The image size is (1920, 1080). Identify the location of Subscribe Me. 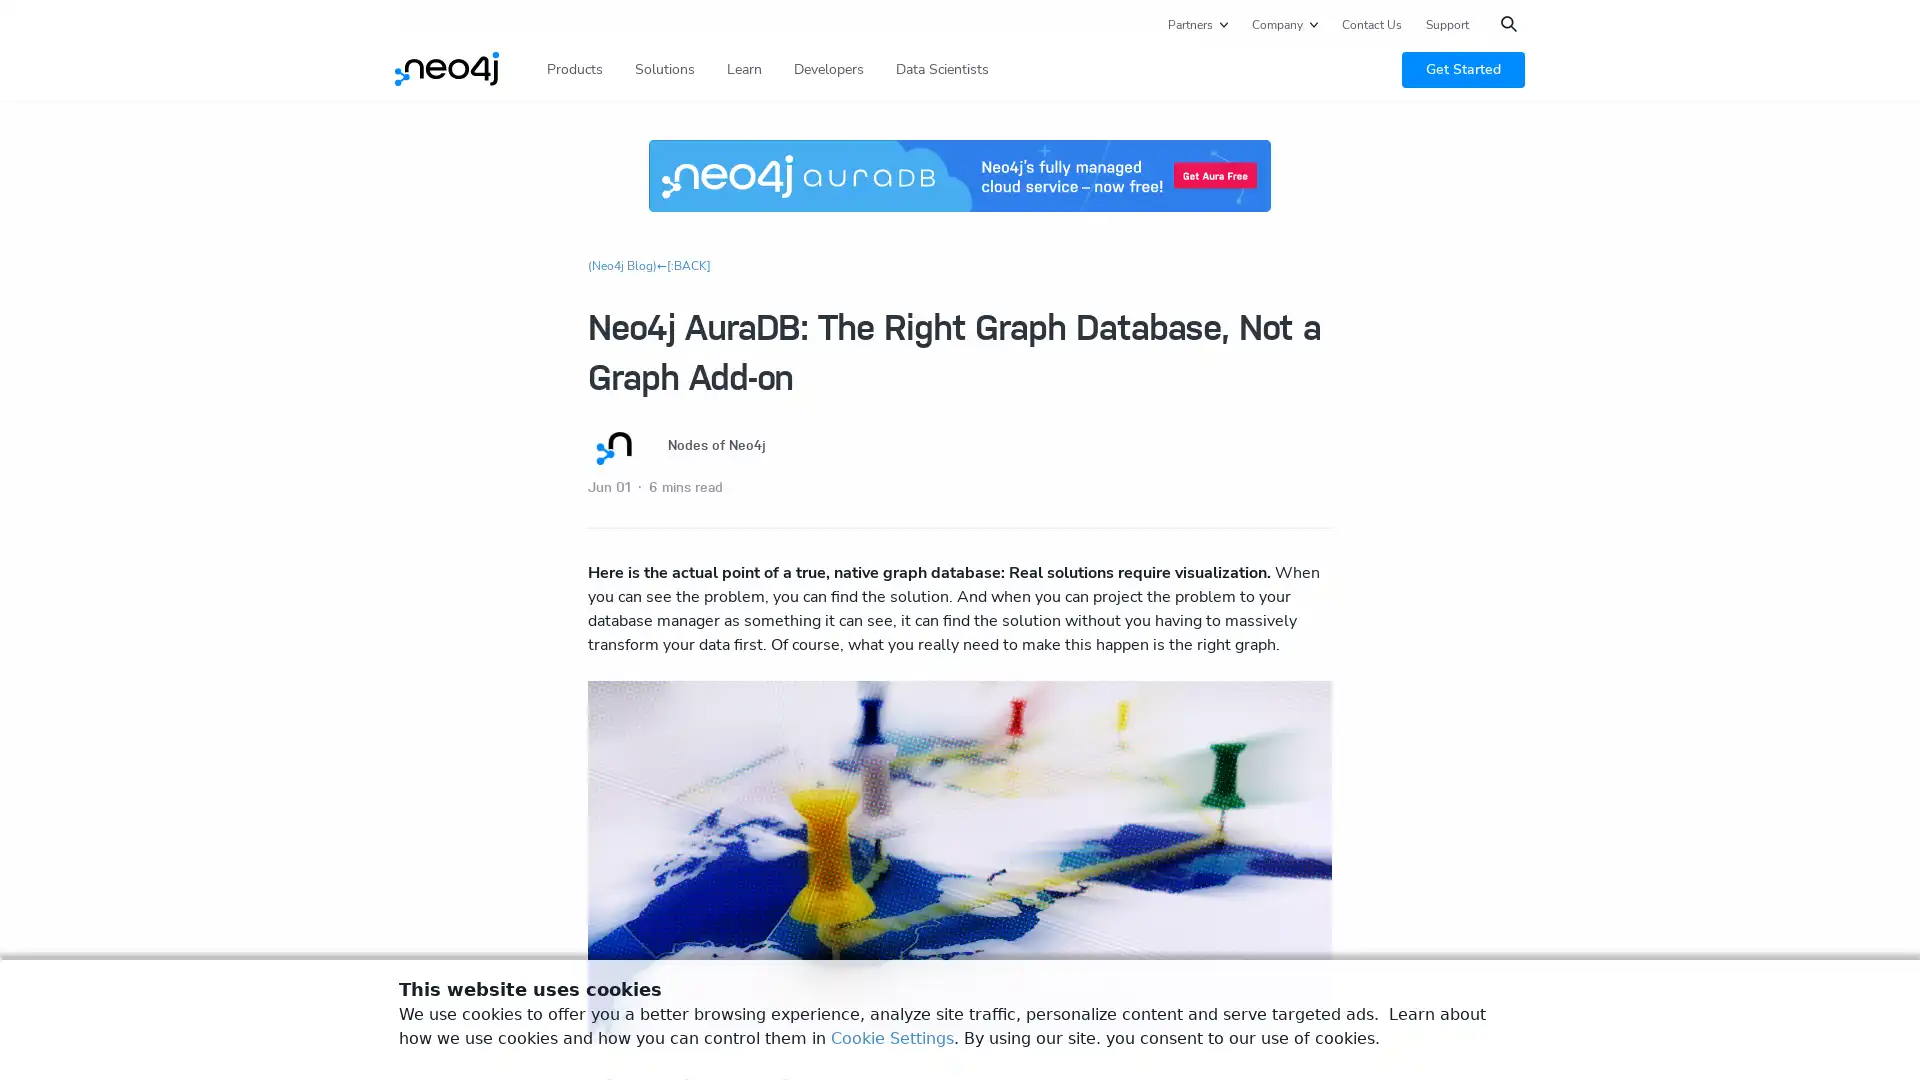
(1607, 401).